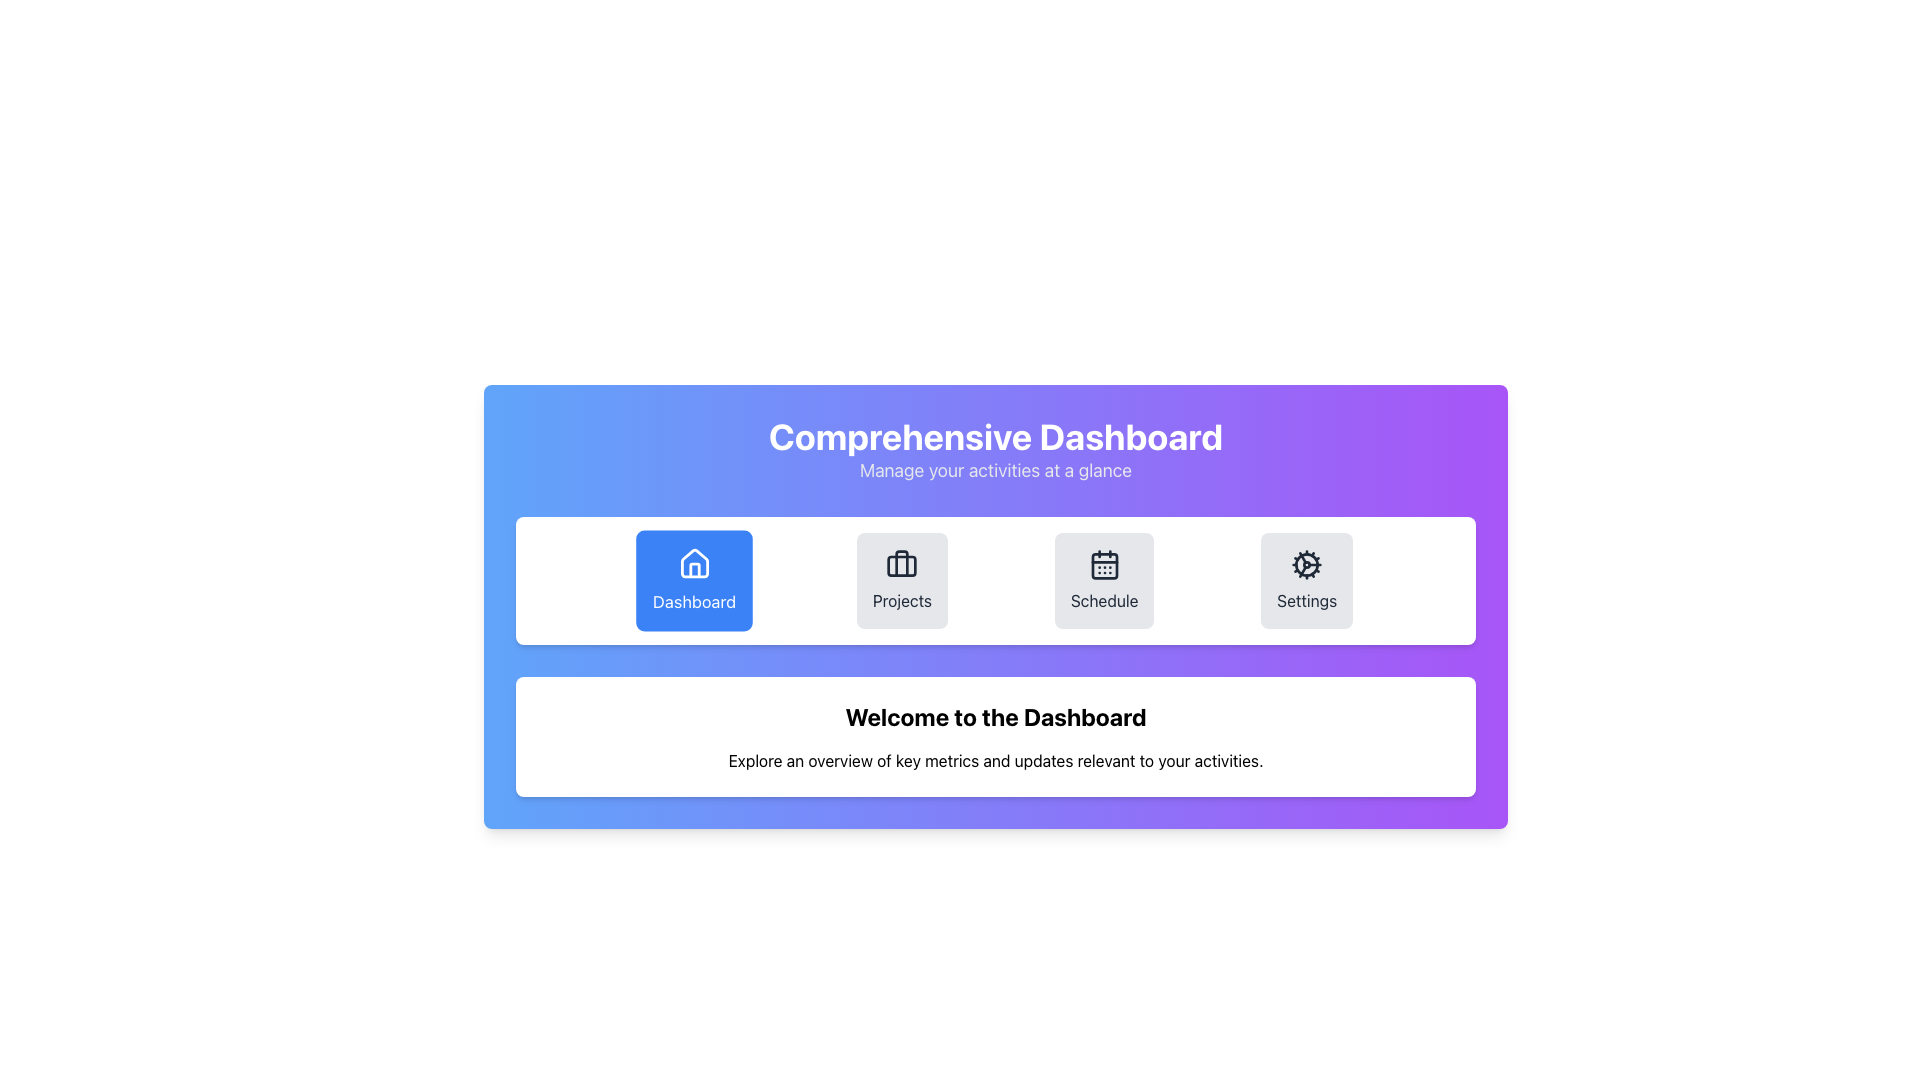 Image resolution: width=1920 pixels, height=1080 pixels. I want to click on the 'Projects' button, which is a rectangular button with a briefcase icon and modern styling, so click(901, 581).